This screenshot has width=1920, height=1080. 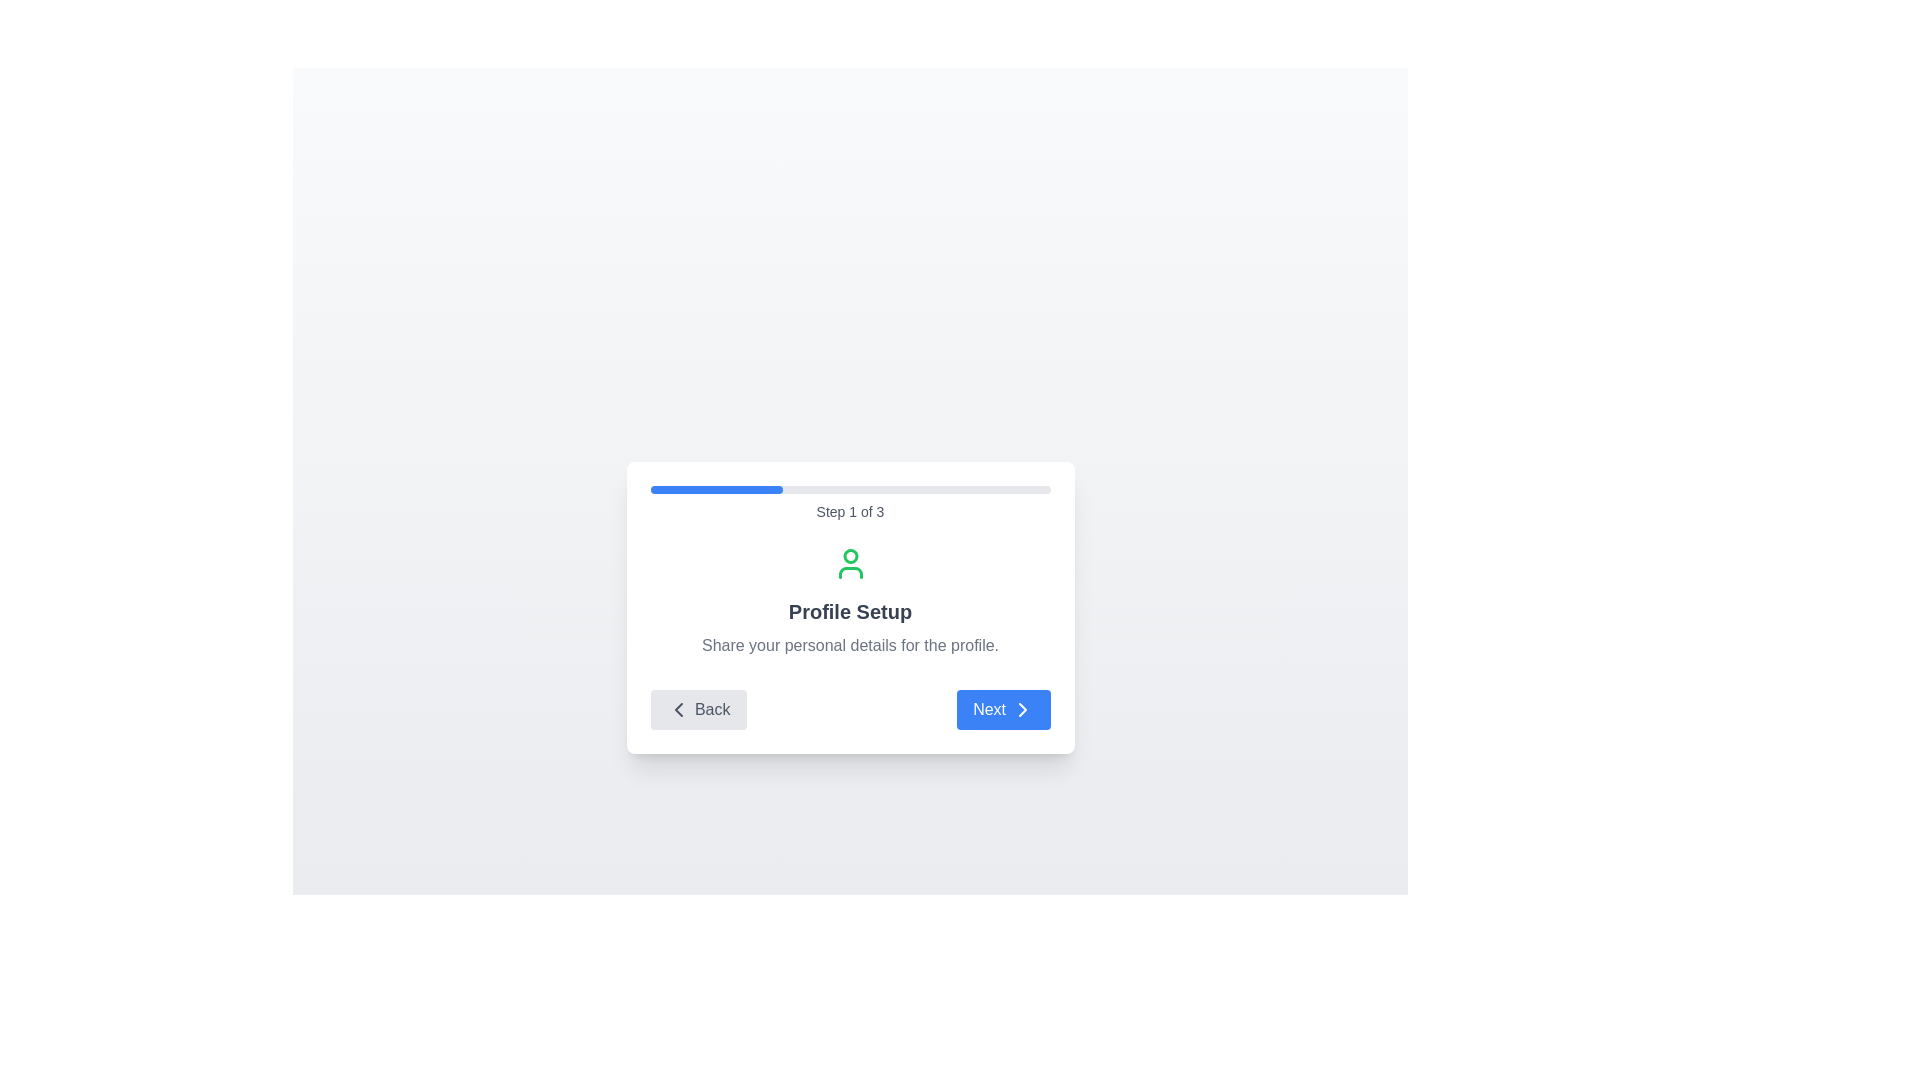 I want to click on the text component displaying 'Step 1 of 3' below the progress bar by clicking on it, so click(x=850, y=510).